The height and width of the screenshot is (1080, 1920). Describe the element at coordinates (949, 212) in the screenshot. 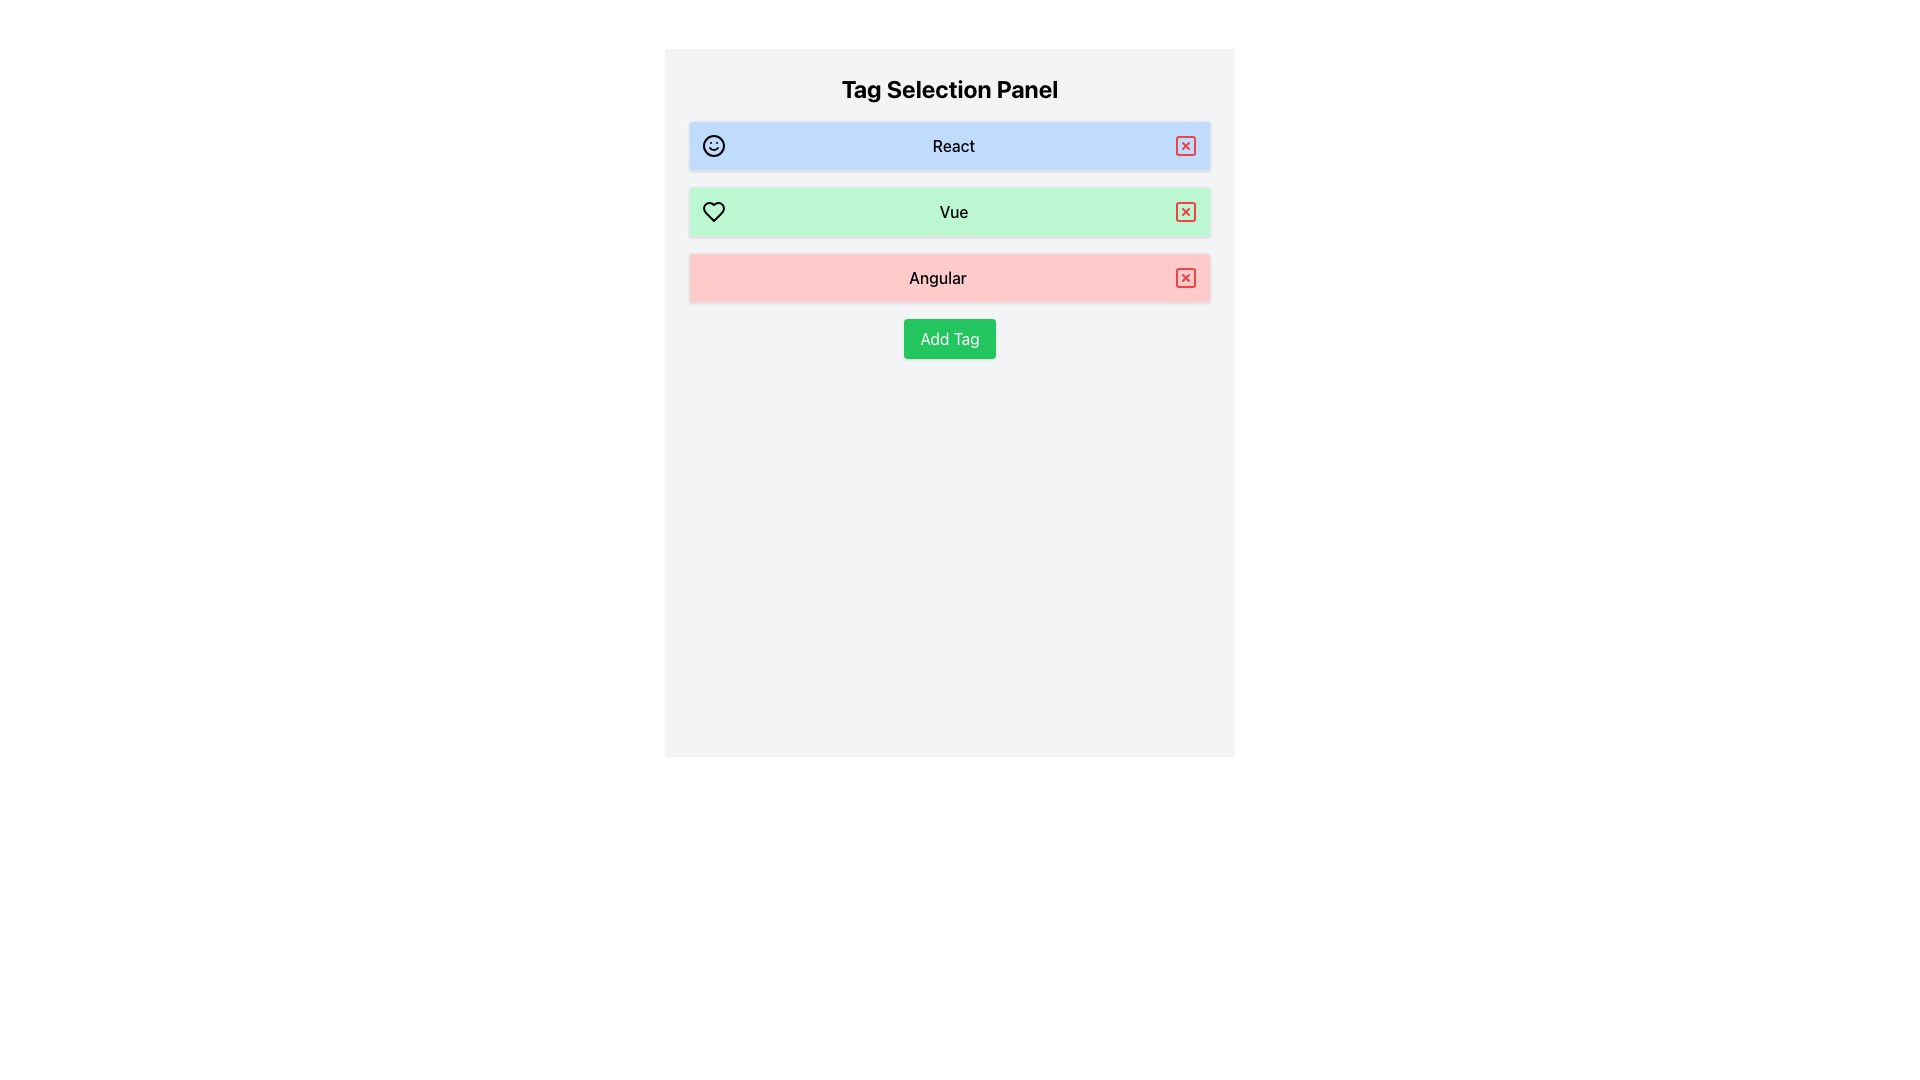

I see `the selectable tag component positioned below the blue 'React' tag and above the pink 'Angular' tag` at that location.